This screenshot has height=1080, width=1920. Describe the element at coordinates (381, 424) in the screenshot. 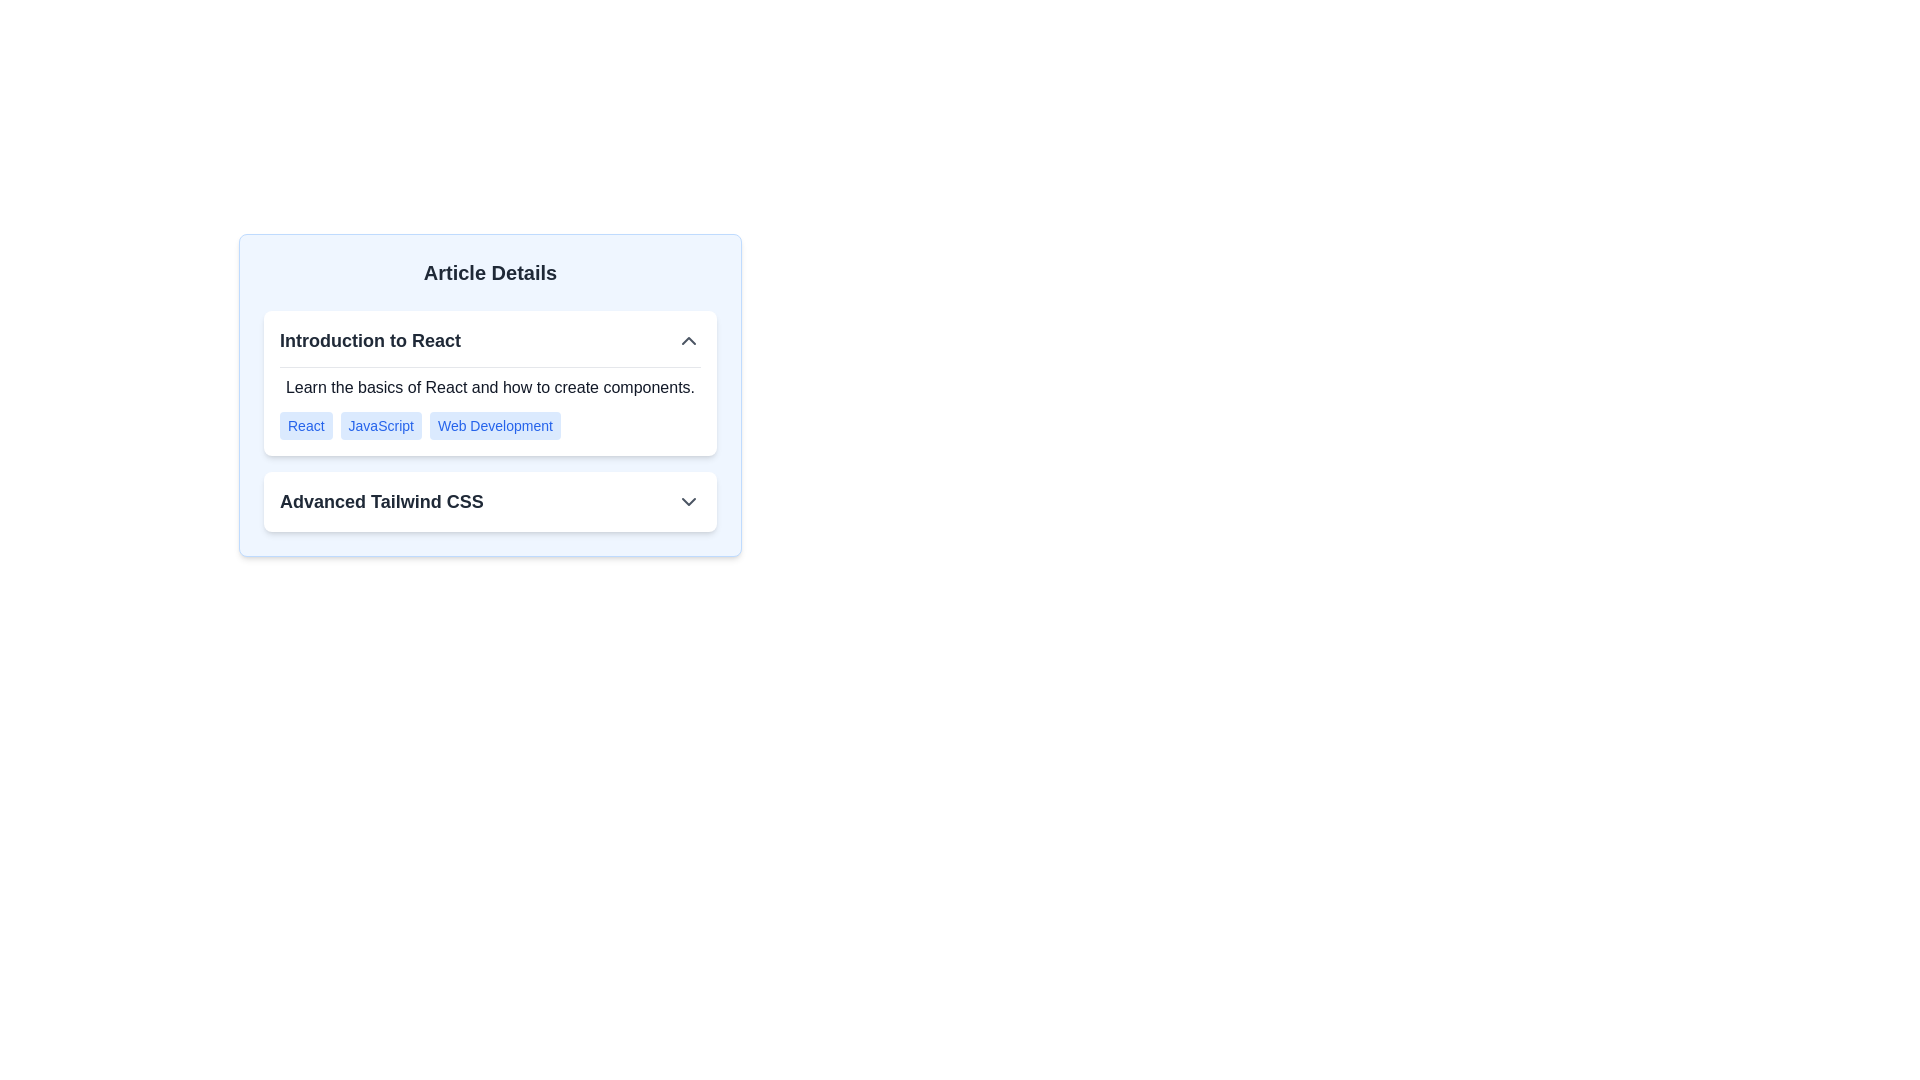

I see `the middle badge labeled 'JavaScript' in the section titled 'Introduction to React', which is positioned between the badges 'React' and 'Web Development'` at that location.